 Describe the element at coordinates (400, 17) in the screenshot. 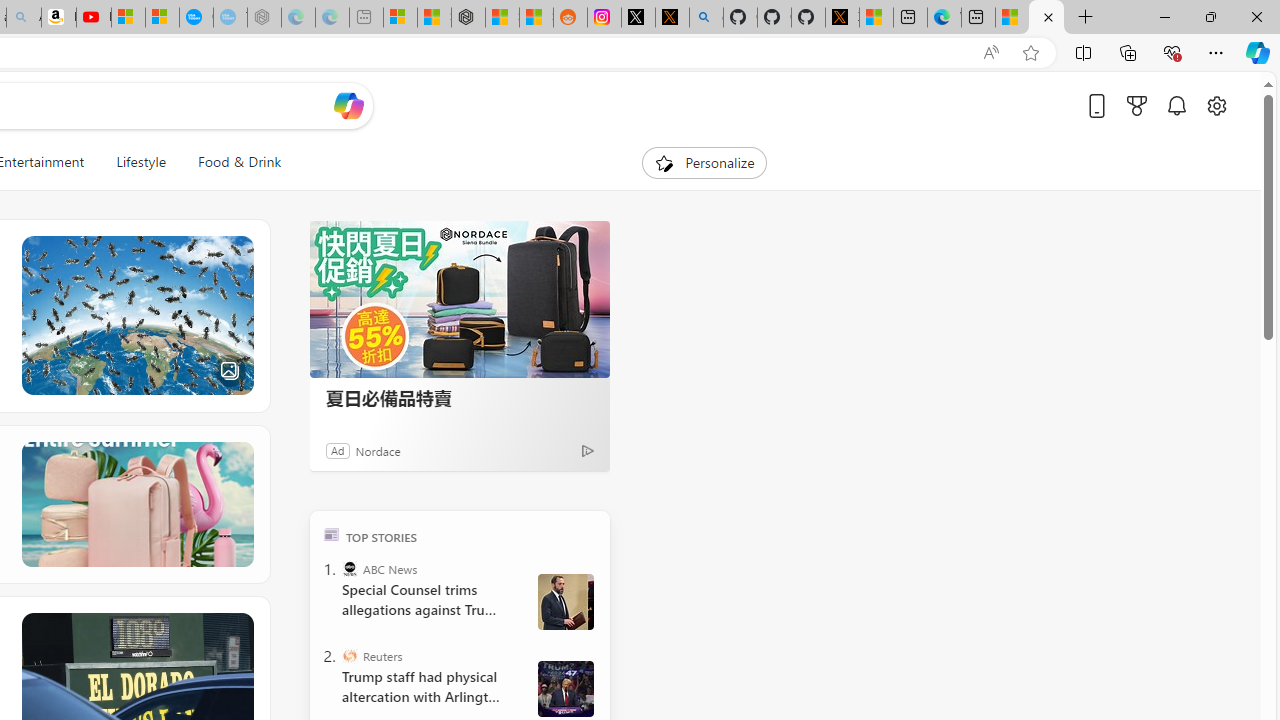

I see `'Microsoft account | Microsoft Account Privacy Settings'` at that location.